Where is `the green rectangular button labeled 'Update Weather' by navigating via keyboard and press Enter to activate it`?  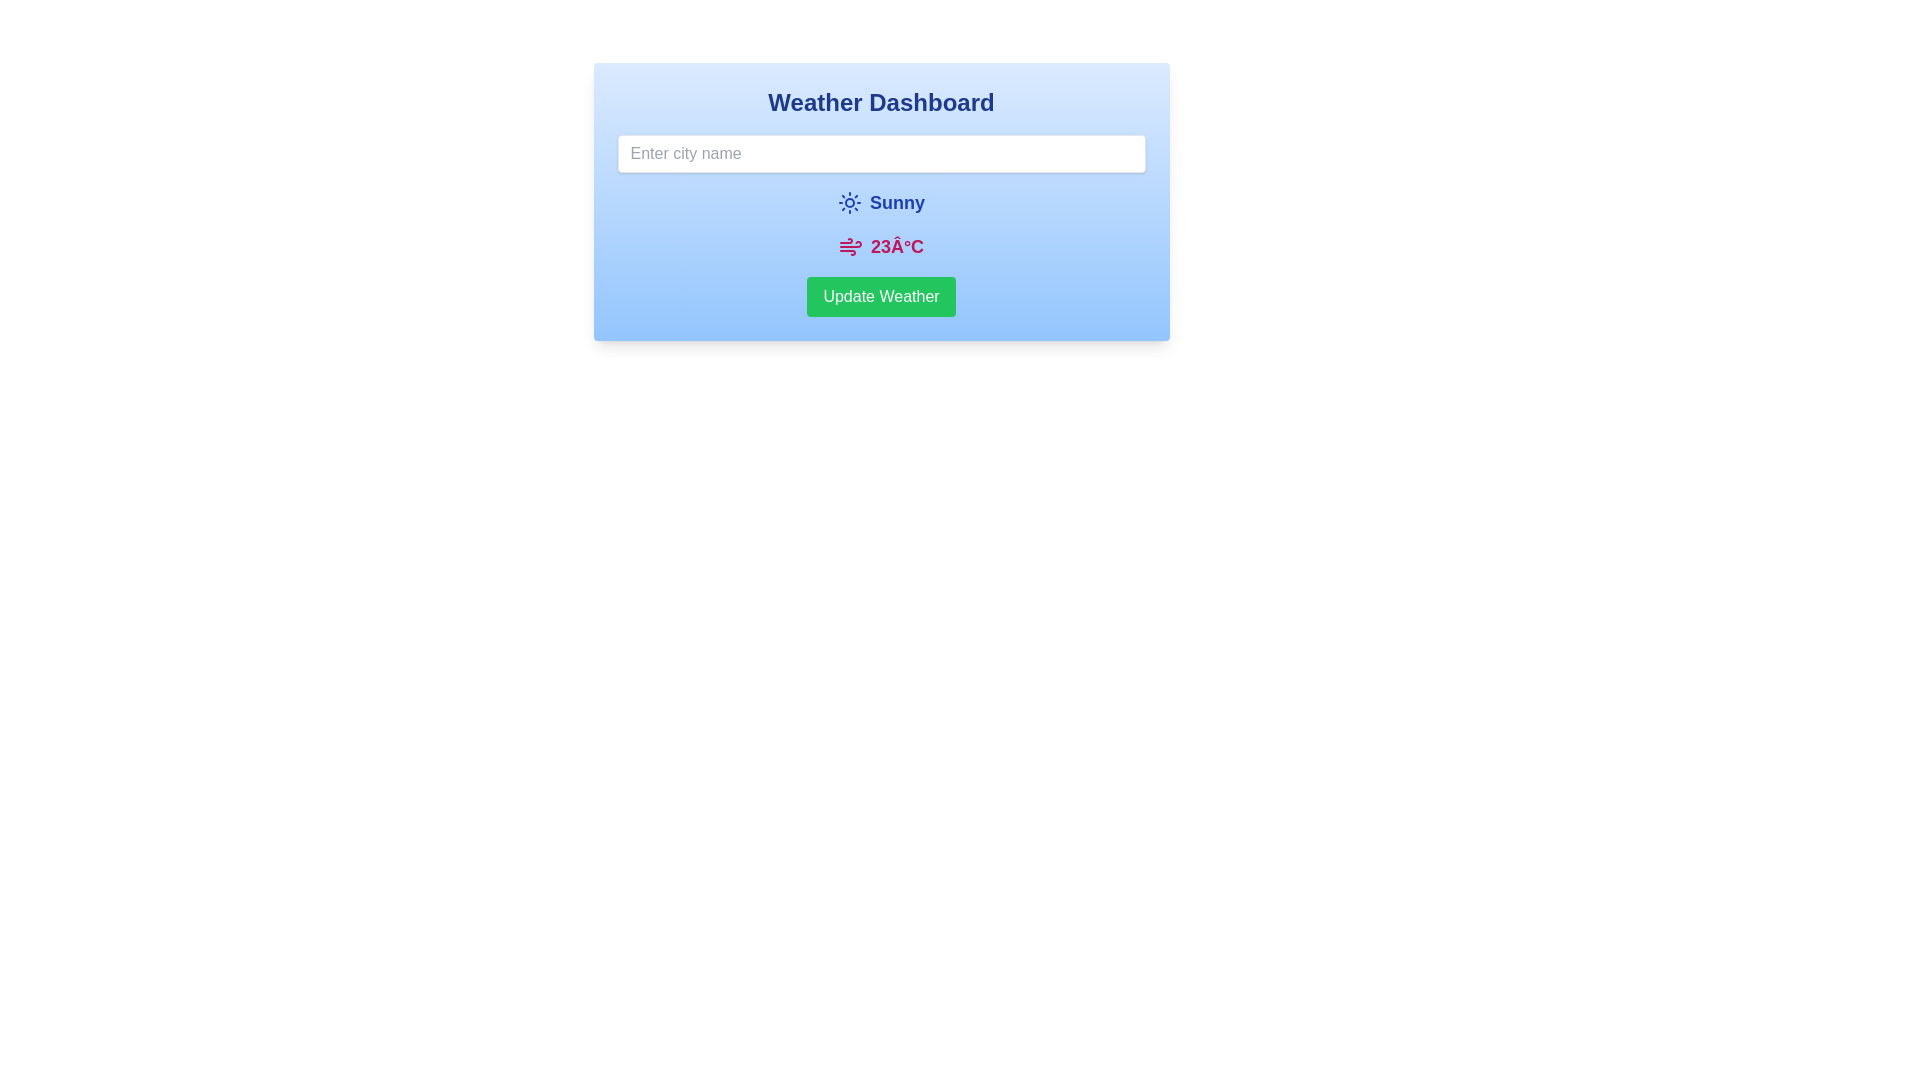
the green rectangular button labeled 'Update Weather' by navigating via keyboard and press Enter to activate it is located at coordinates (880, 297).